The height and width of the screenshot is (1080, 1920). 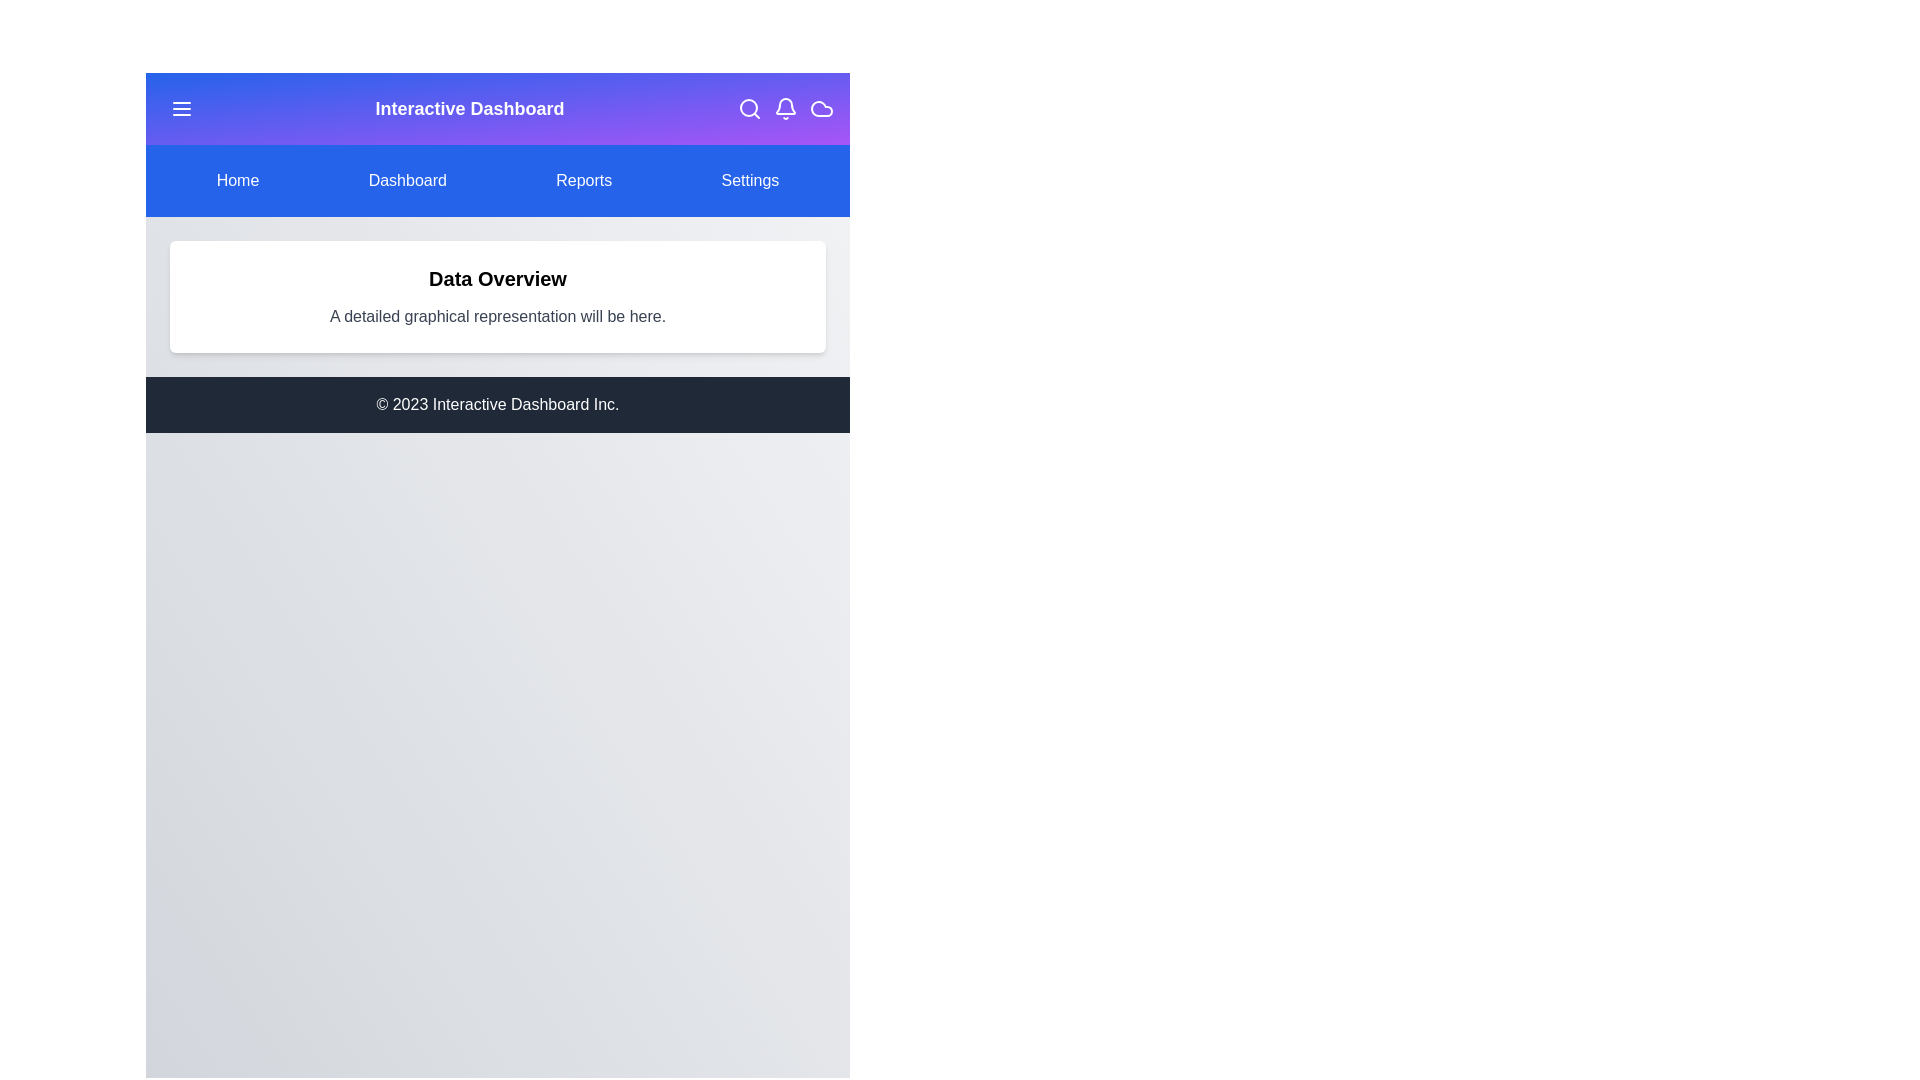 What do you see at coordinates (237, 181) in the screenshot?
I see `the menu item Home to navigate to the corresponding section` at bounding box center [237, 181].